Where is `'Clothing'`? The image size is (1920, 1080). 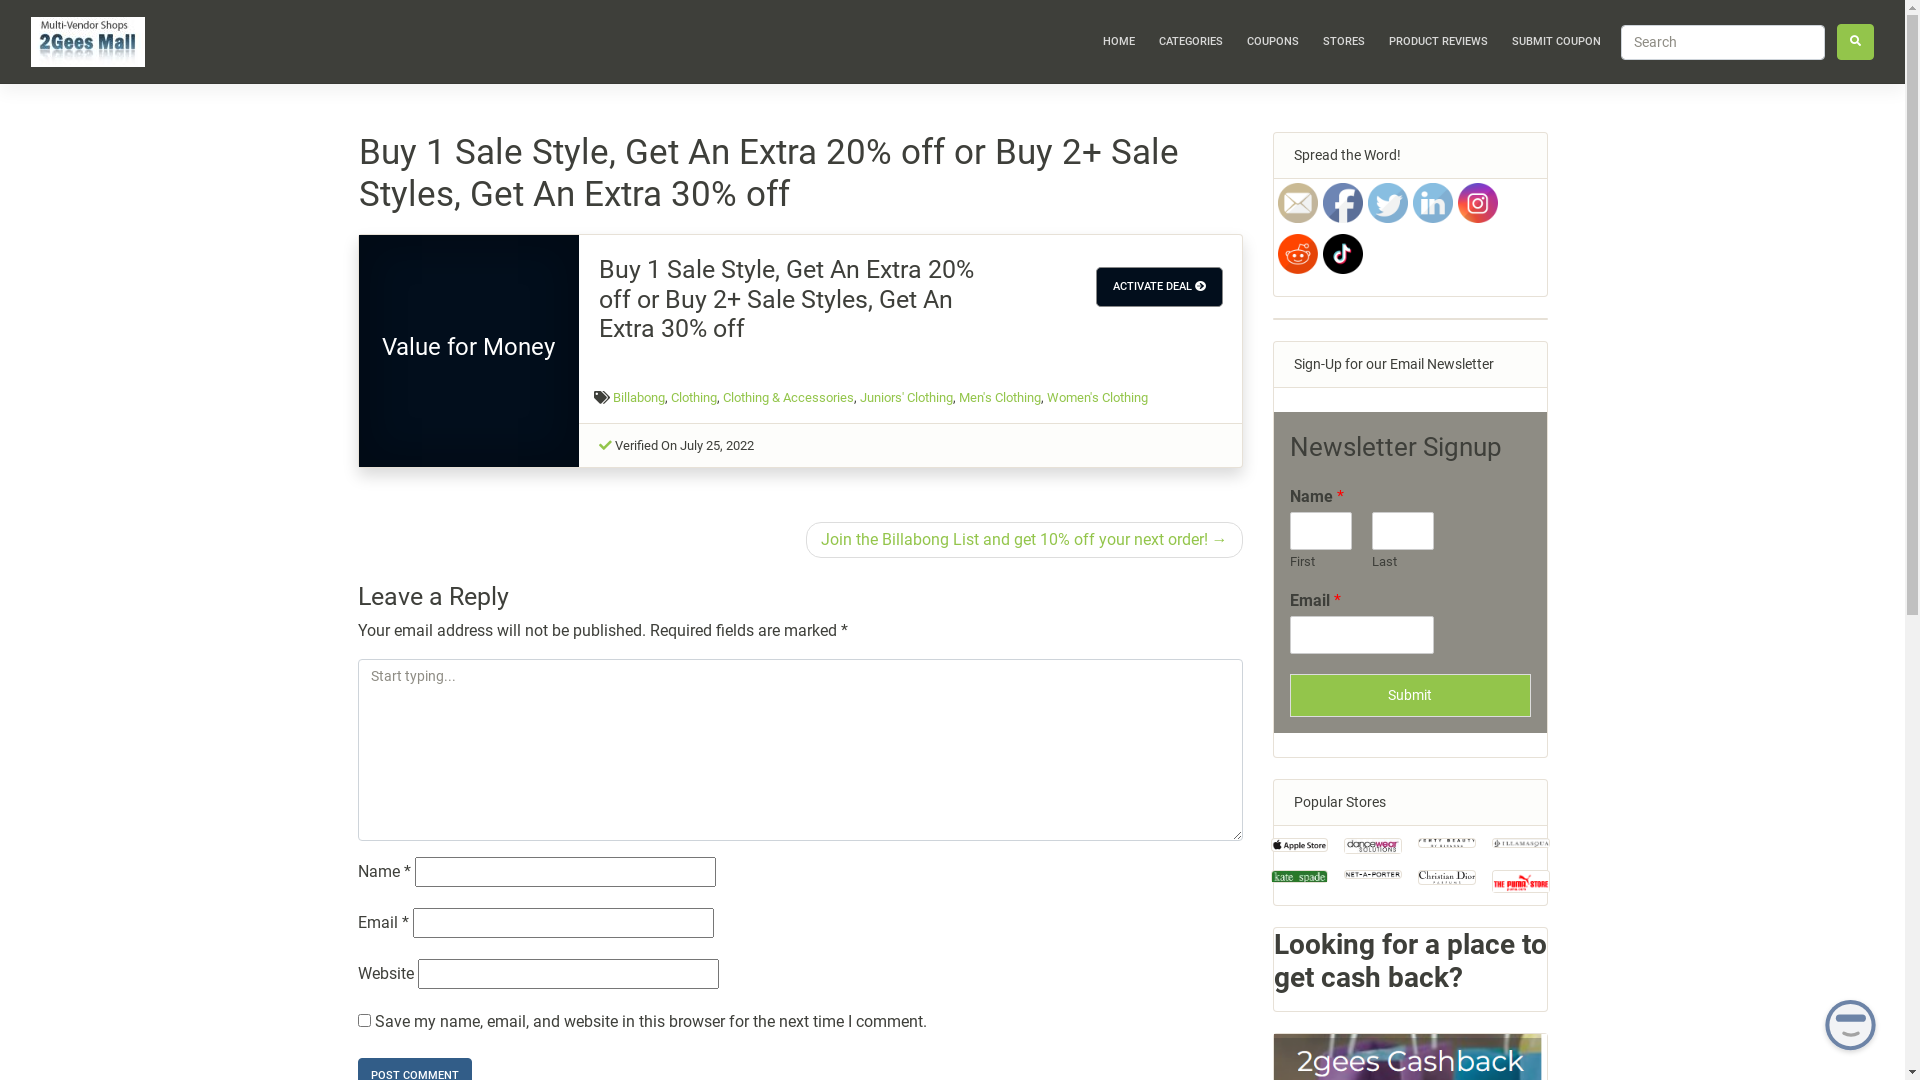 'Clothing' is located at coordinates (694, 397).